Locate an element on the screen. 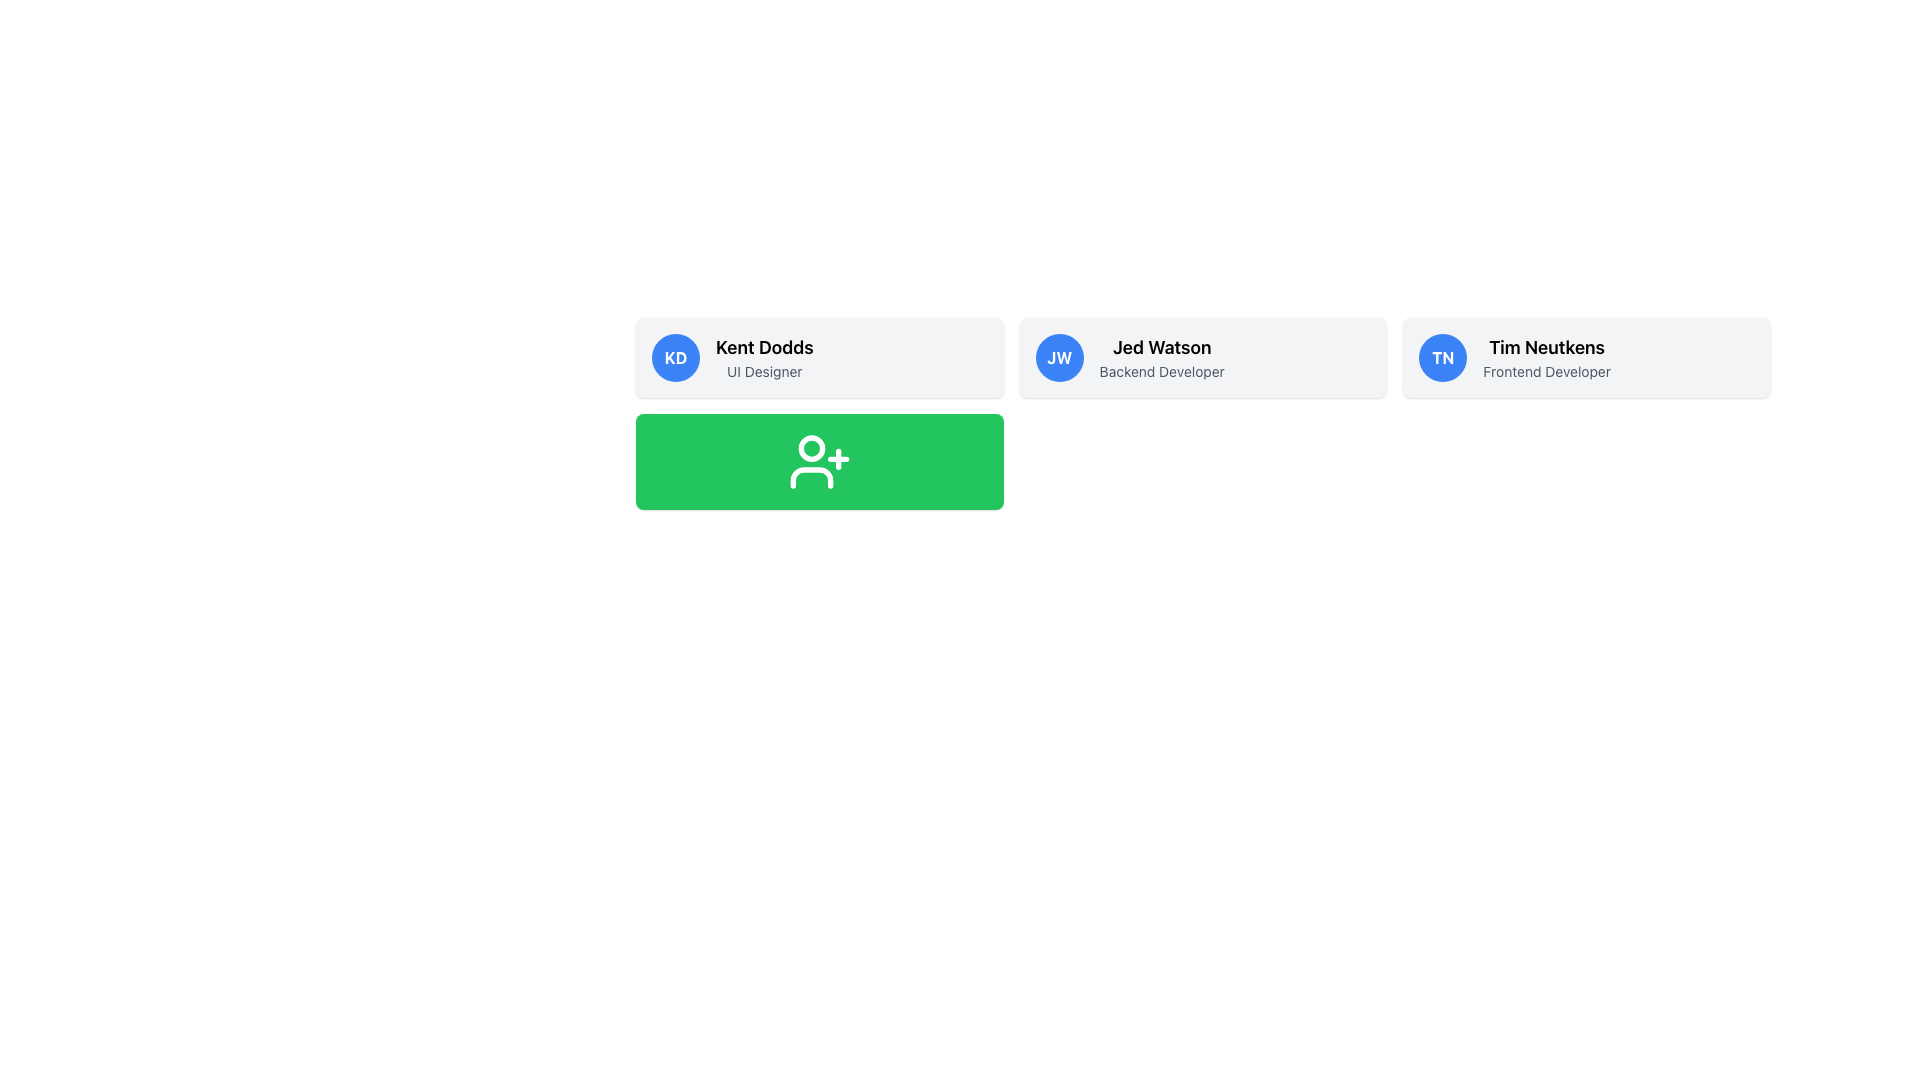 The width and height of the screenshot is (1920, 1080). the text label element displaying 'UI Designer' located under the name 'Kent Dodds' in the user profile card is located at coordinates (763, 371).